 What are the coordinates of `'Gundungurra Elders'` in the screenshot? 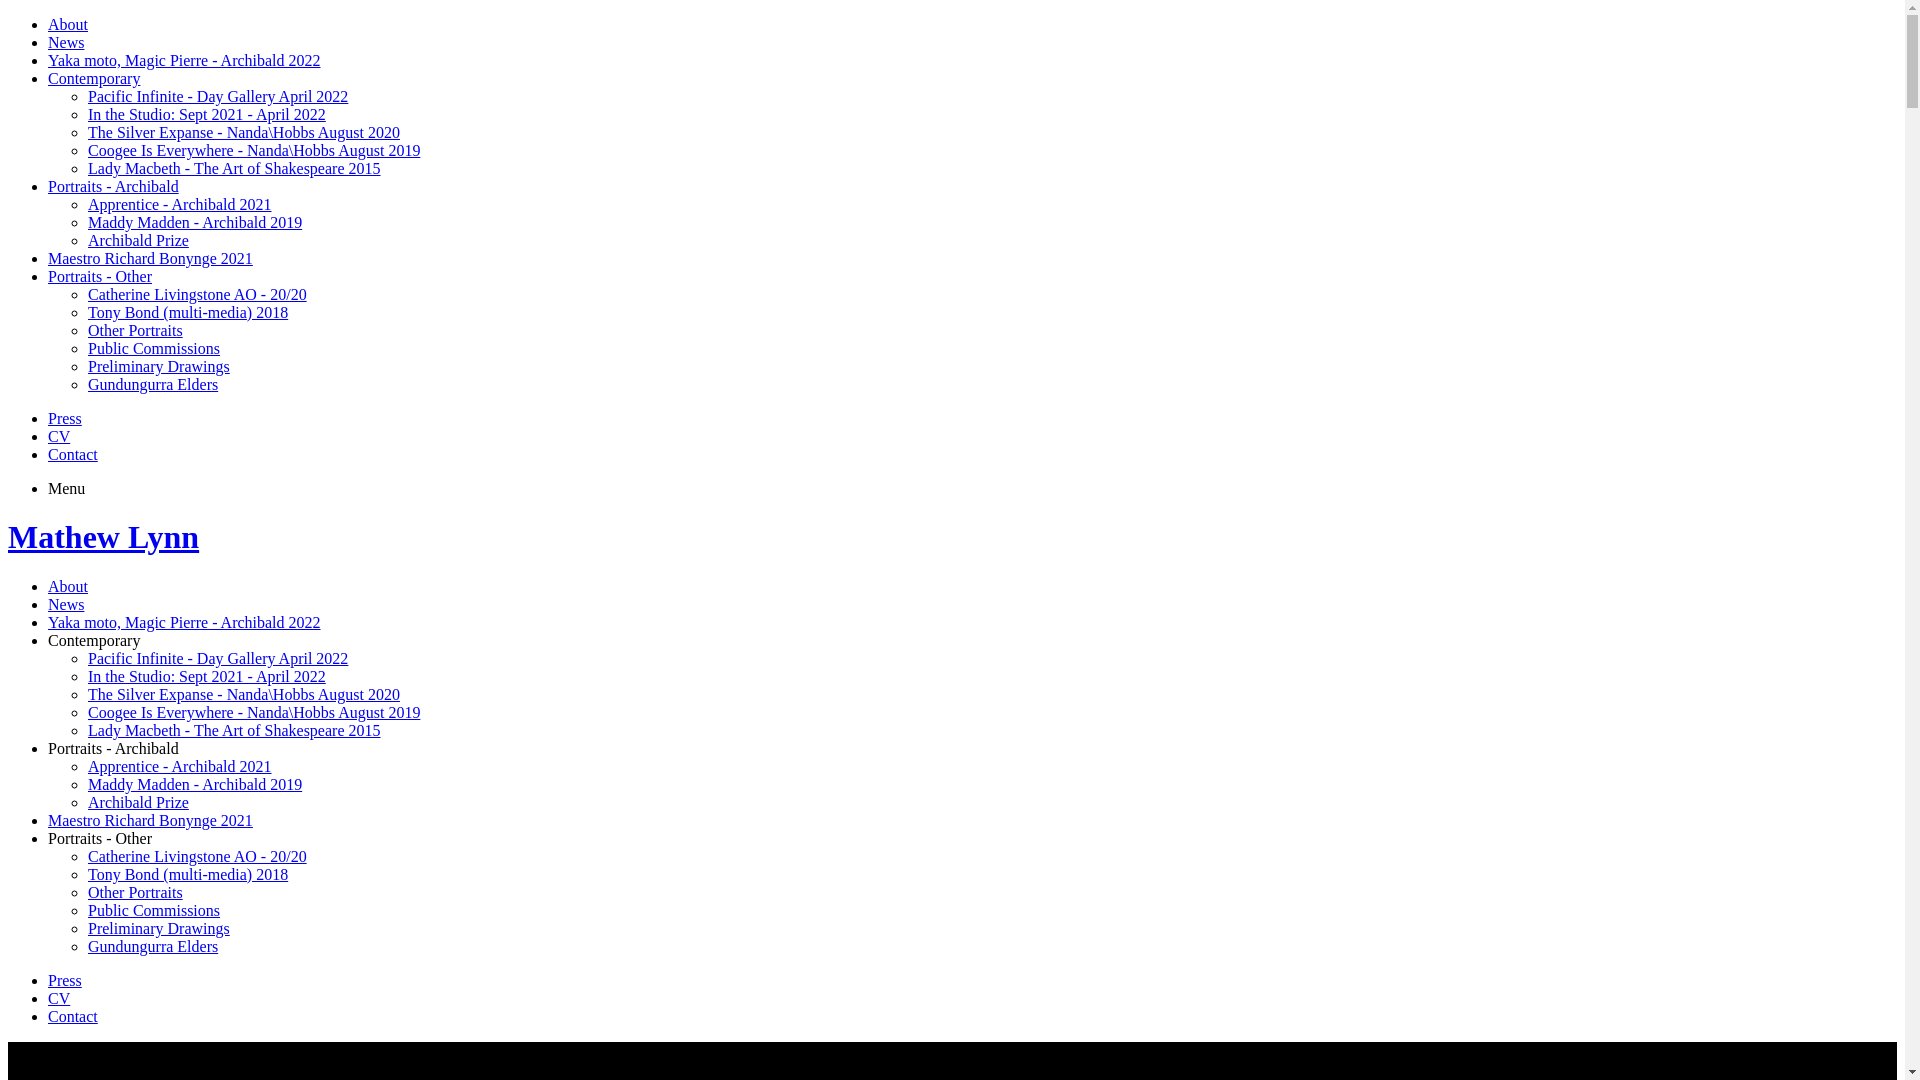 It's located at (152, 384).